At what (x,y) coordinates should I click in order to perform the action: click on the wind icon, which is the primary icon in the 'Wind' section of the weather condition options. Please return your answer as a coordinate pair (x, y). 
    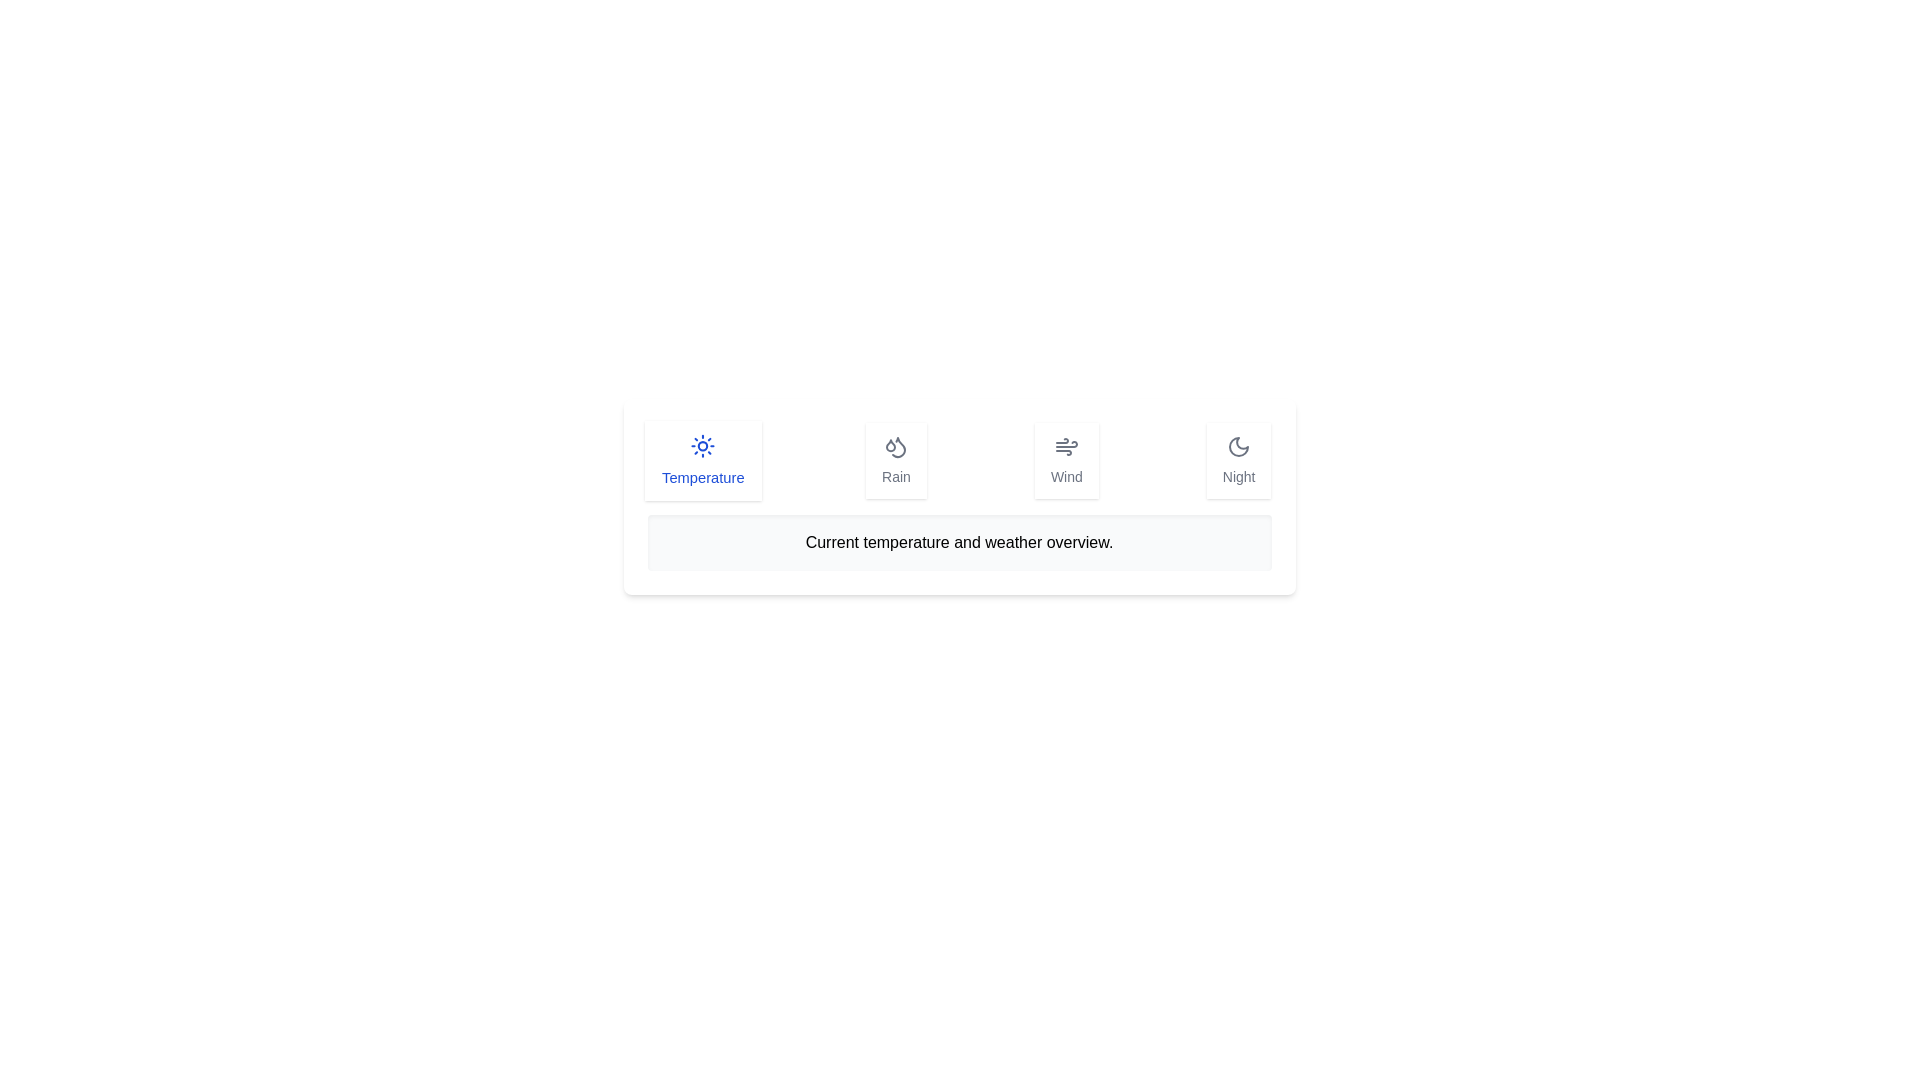
    Looking at the image, I should click on (1065, 446).